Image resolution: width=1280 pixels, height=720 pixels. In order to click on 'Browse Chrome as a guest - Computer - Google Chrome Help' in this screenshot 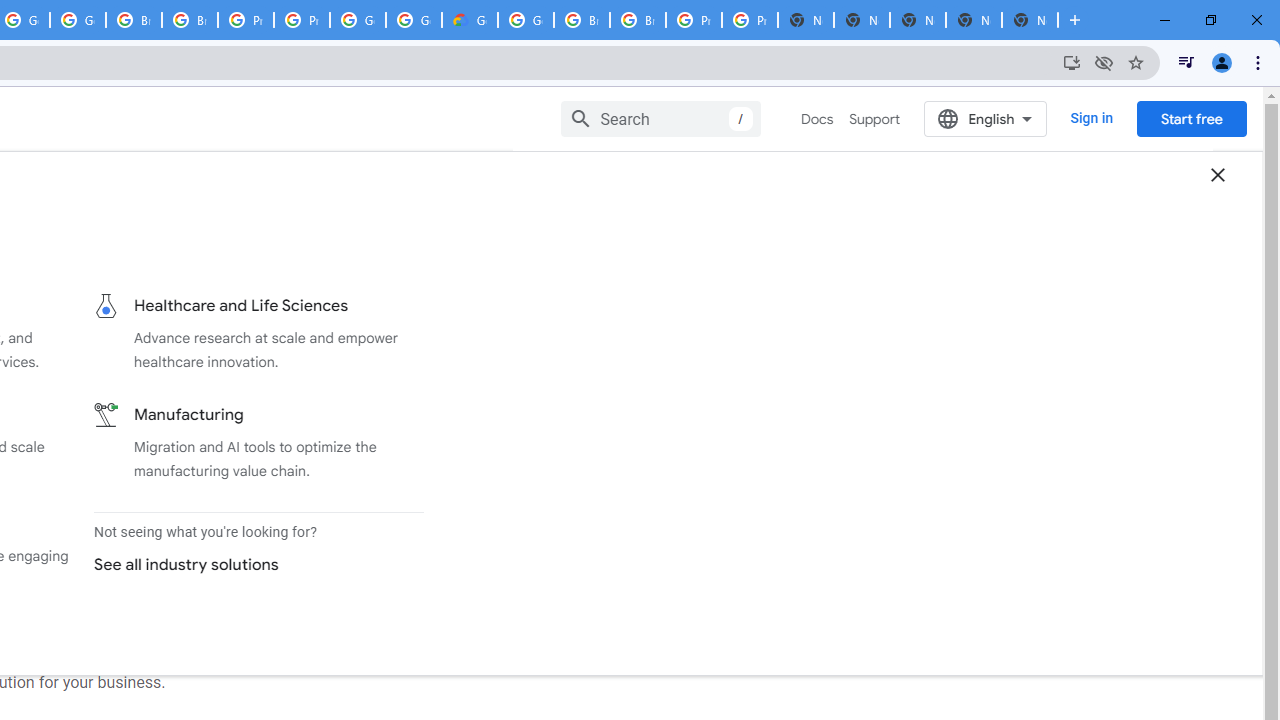, I will do `click(581, 20)`.